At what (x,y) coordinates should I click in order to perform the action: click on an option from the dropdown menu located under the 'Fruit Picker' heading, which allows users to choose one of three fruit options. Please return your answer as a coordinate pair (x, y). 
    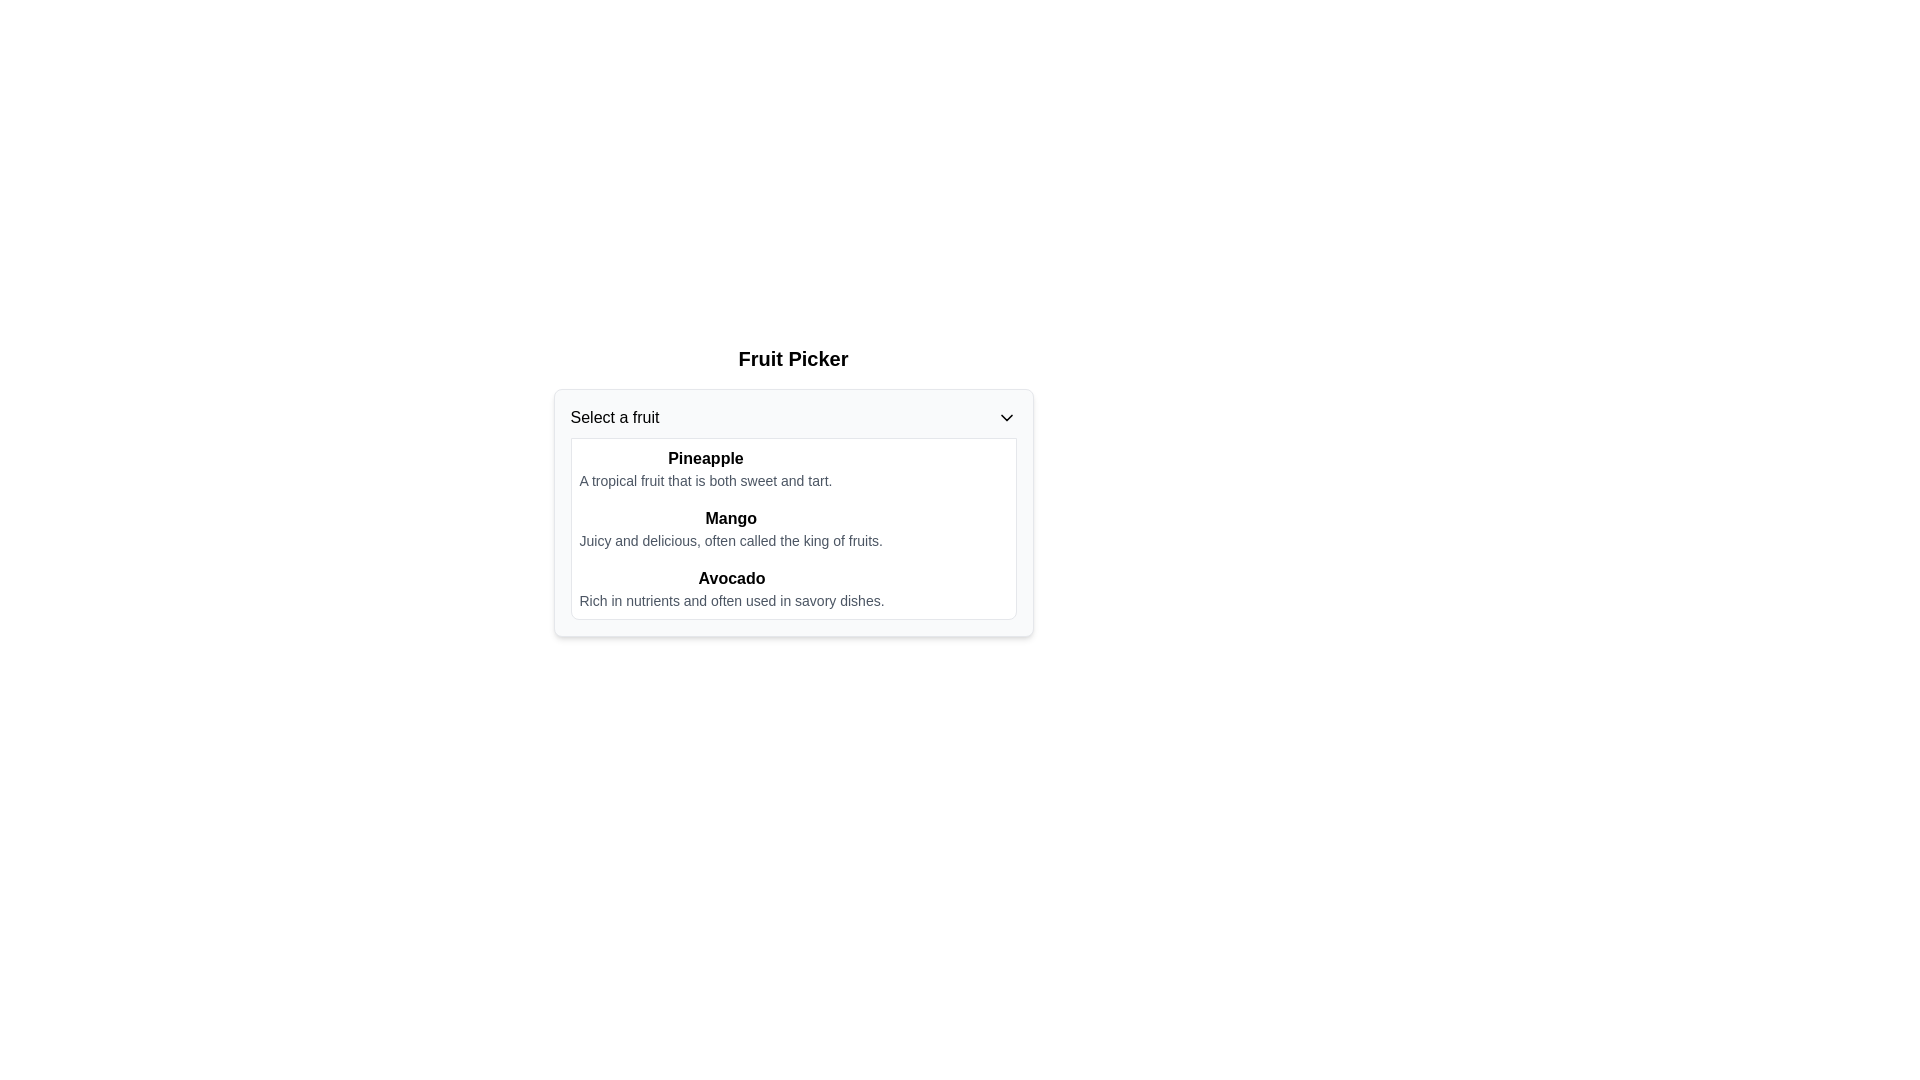
    Looking at the image, I should click on (792, 512).